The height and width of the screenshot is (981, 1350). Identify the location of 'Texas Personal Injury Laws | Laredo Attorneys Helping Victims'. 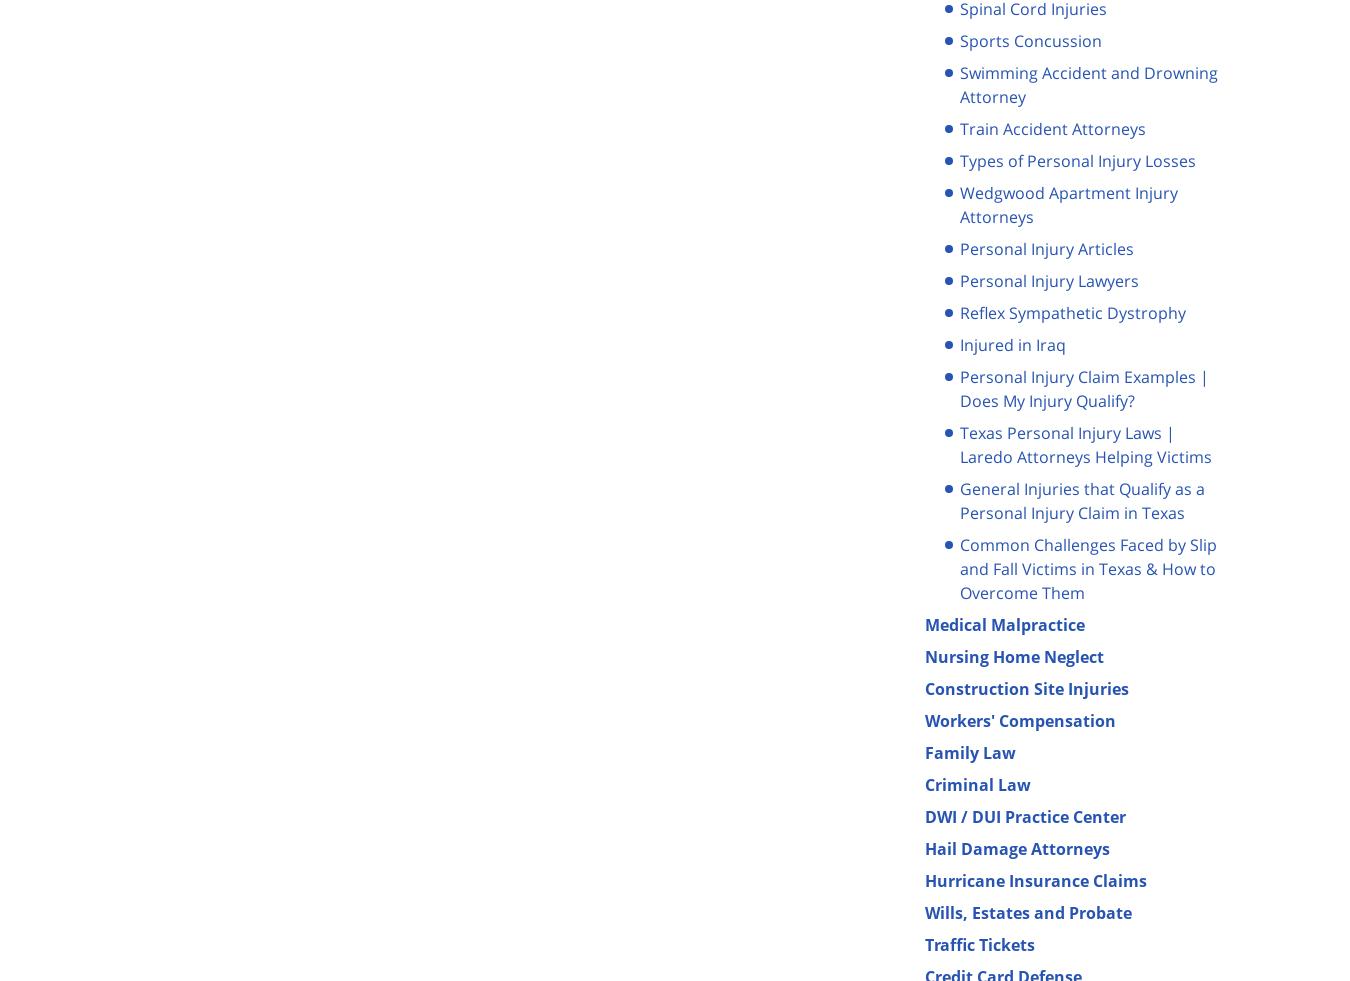
(1085, 443).